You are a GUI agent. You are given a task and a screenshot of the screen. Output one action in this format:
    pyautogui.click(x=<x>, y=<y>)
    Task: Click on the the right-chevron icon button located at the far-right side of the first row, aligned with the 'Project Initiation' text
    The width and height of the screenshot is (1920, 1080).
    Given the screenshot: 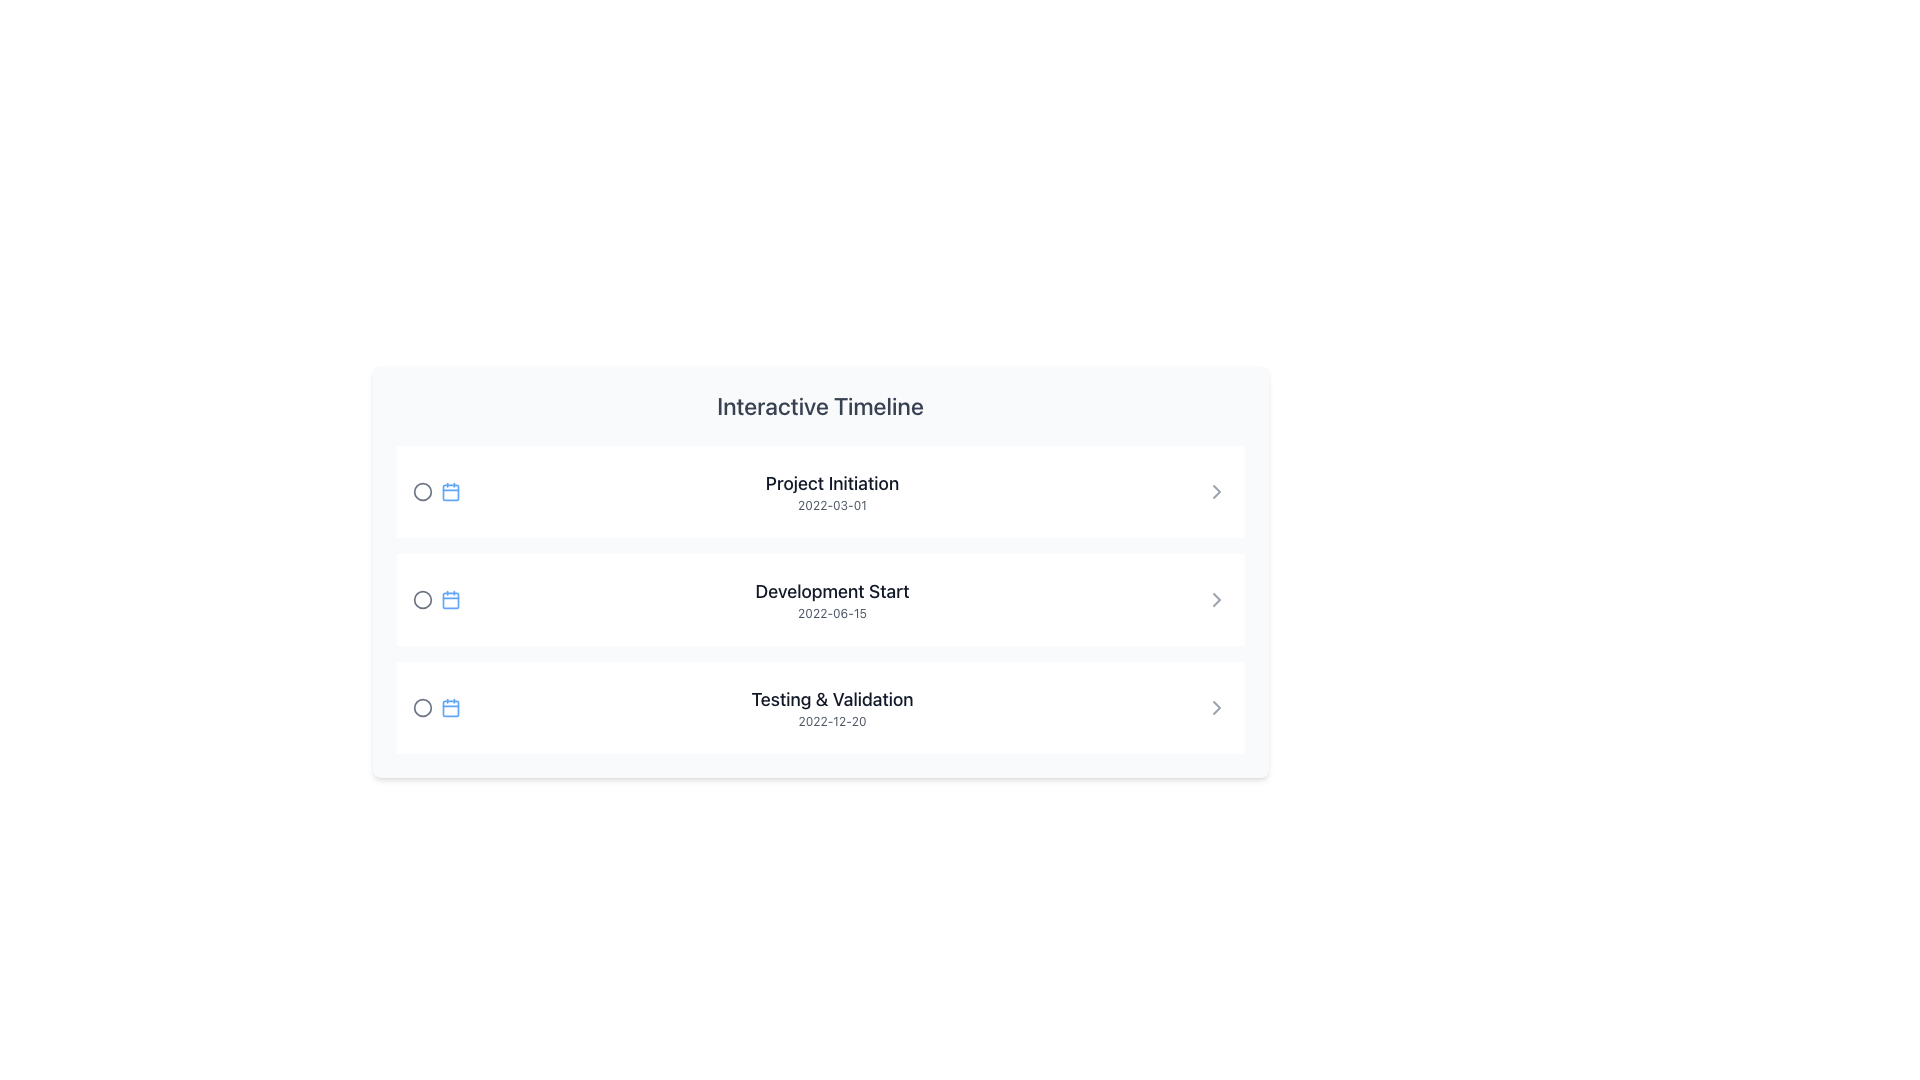 What is the action you would take?
    pyautogui.click(x=1215, y=492)
    